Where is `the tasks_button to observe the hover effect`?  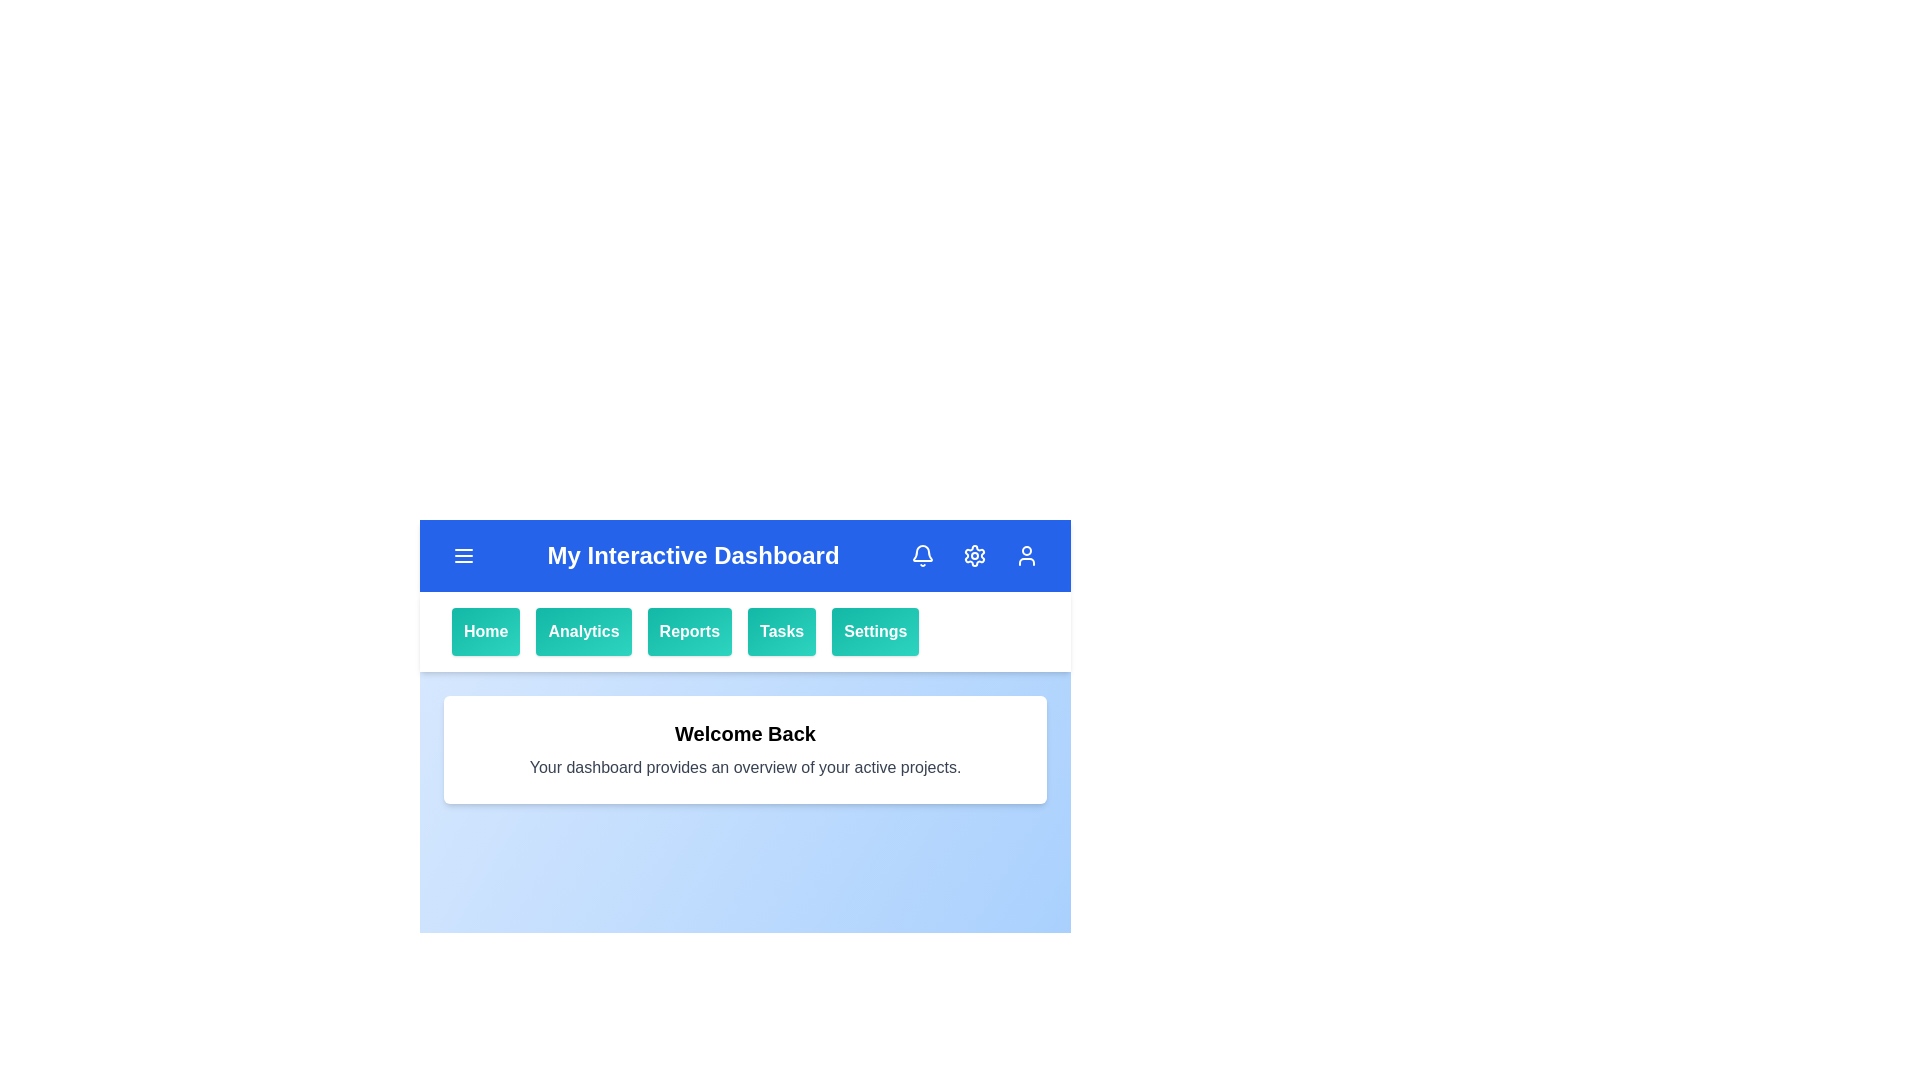 the tasks_button to observe the hover effect is located at coordinates (781, 632).